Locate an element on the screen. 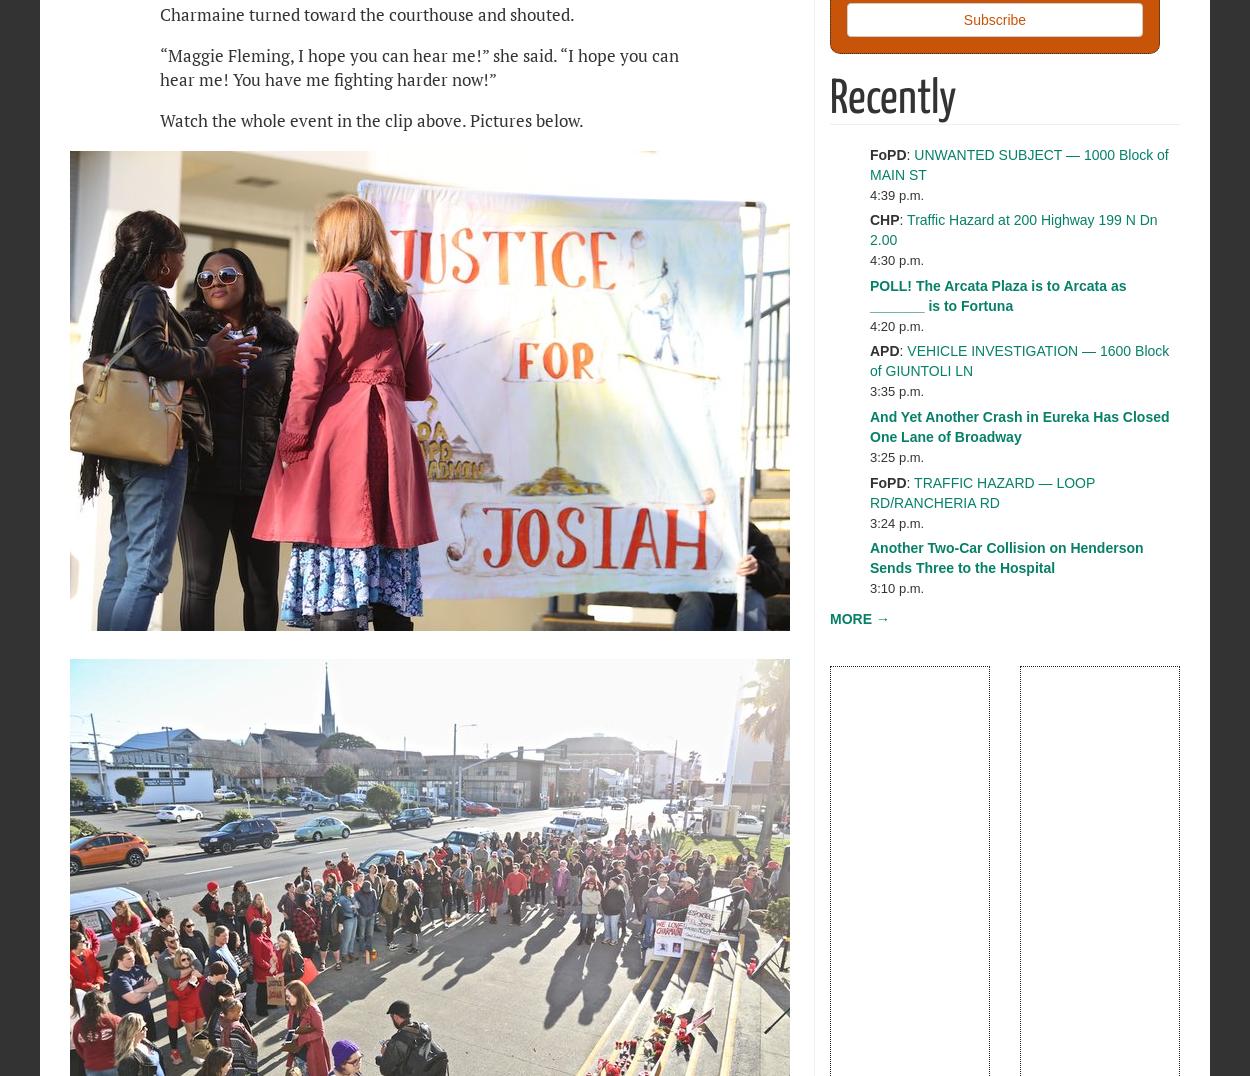 The image size is (1250, 1076). 'VEHICLE INVESTIGATION — 1600 Block of GIUNTOLI LN' is located at coordinates (1019, 359).